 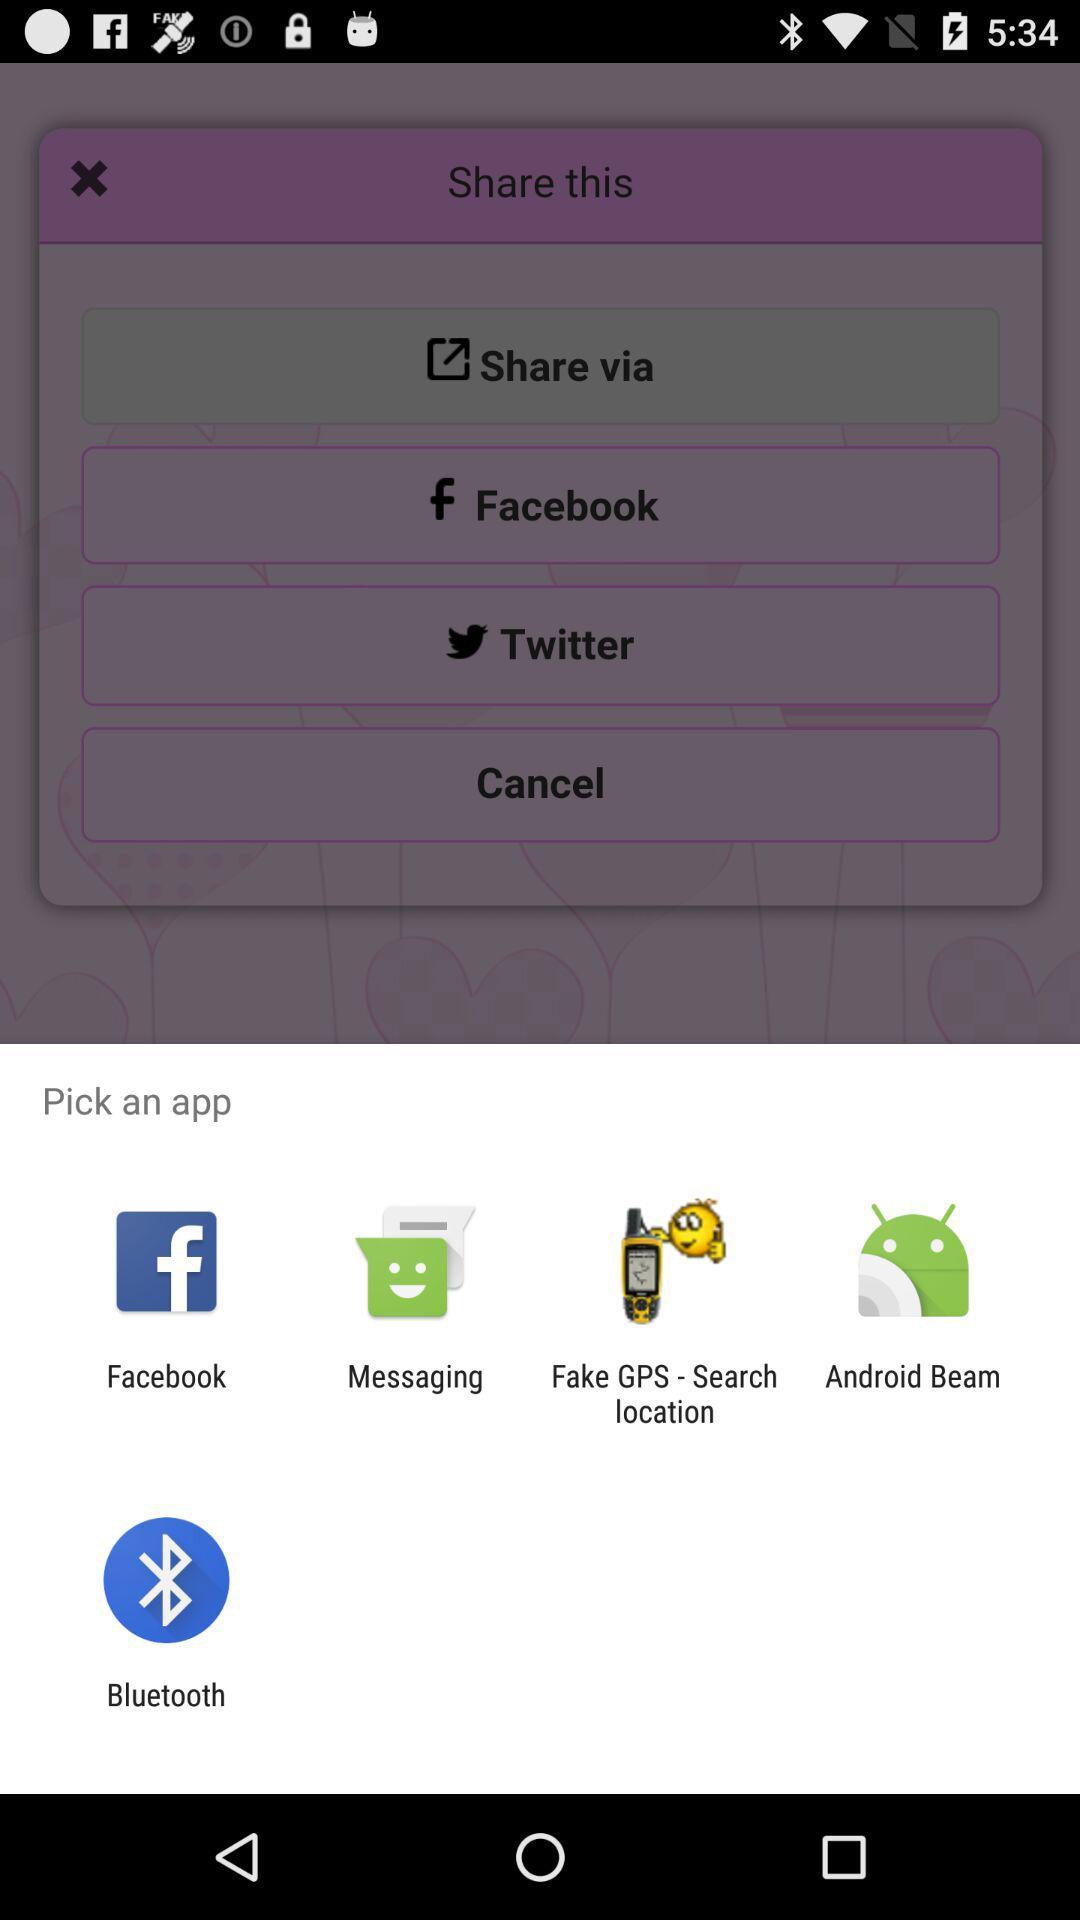 What do you see at coordinates (664, 1392) in the screenshot?
I see `fake gps search icon` at bounding box center [664, 1392].